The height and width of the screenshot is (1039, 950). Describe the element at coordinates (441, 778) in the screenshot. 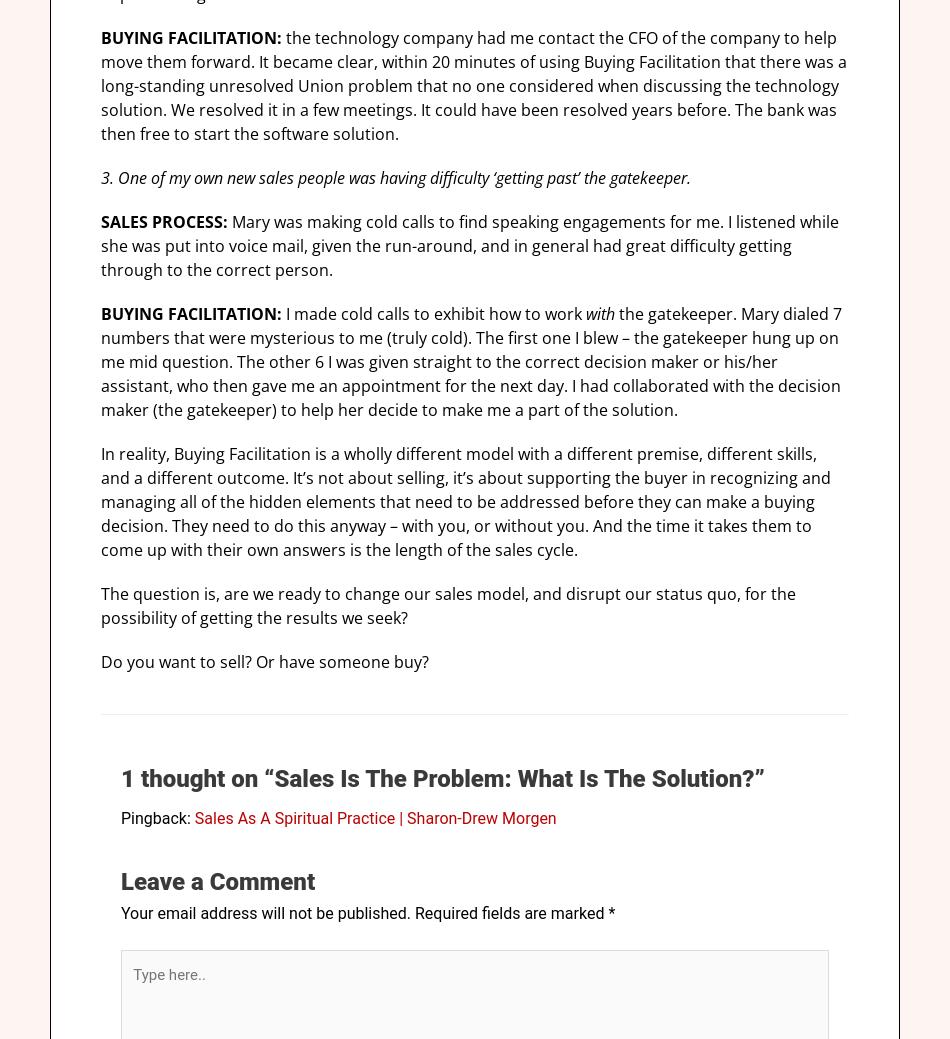

I see `'1 thought on “Sales Is The Problem: What Is The Solution?”'` at that location.